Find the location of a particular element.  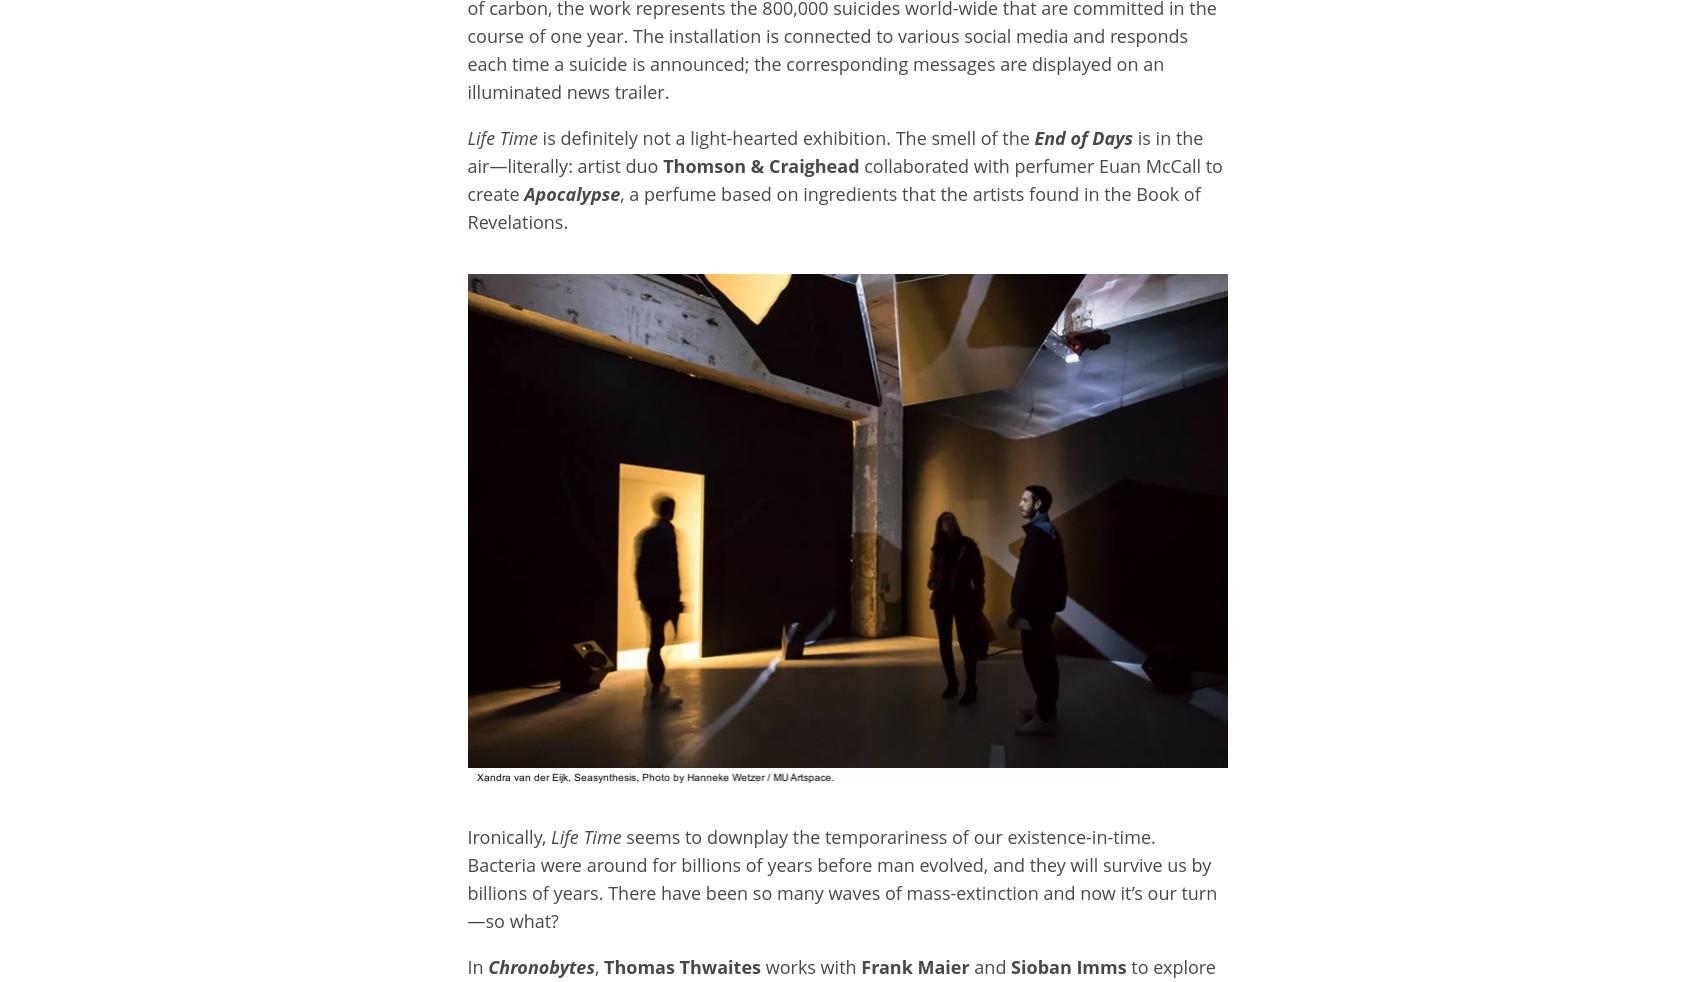

'is definitely not a light-hearted exhibition. The smell of the' is located at coordinates (785, 137).